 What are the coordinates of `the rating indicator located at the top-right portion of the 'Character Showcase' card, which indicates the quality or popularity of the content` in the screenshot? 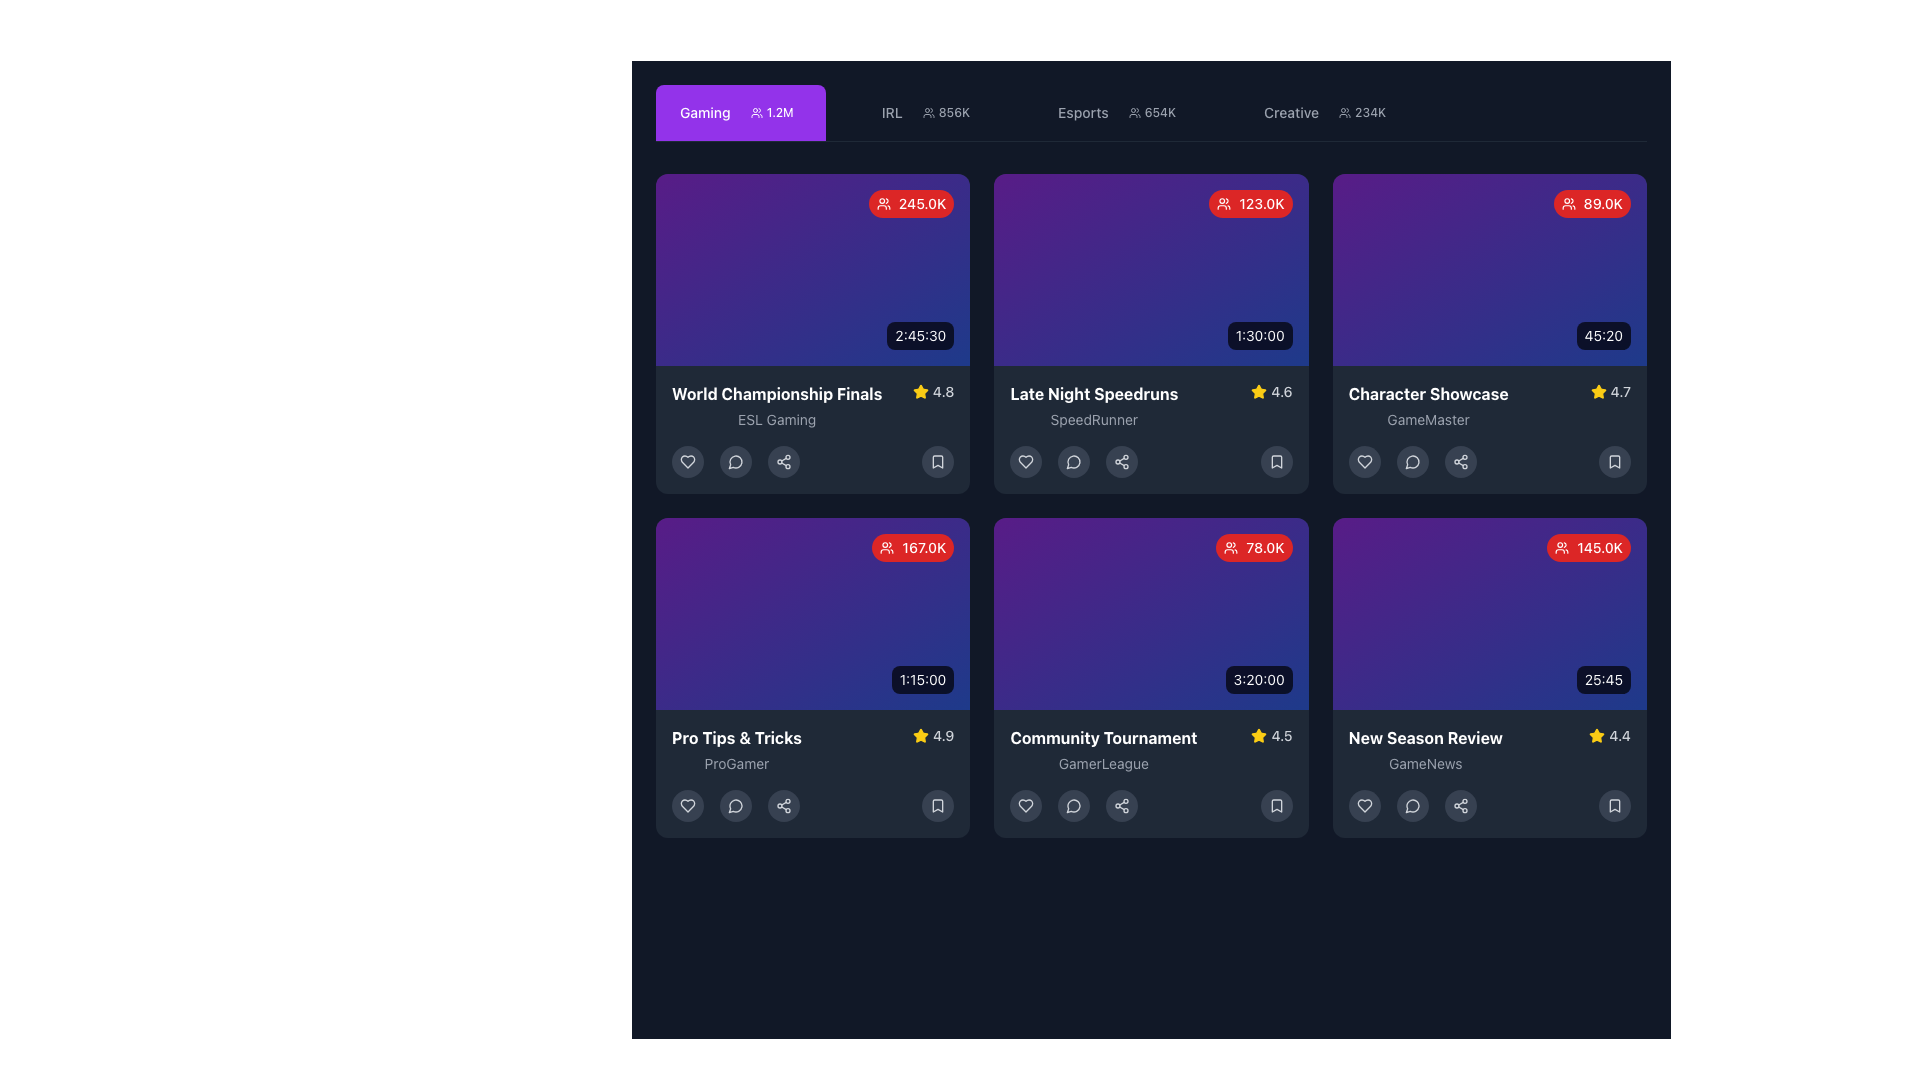 It's located at (1610, 392).